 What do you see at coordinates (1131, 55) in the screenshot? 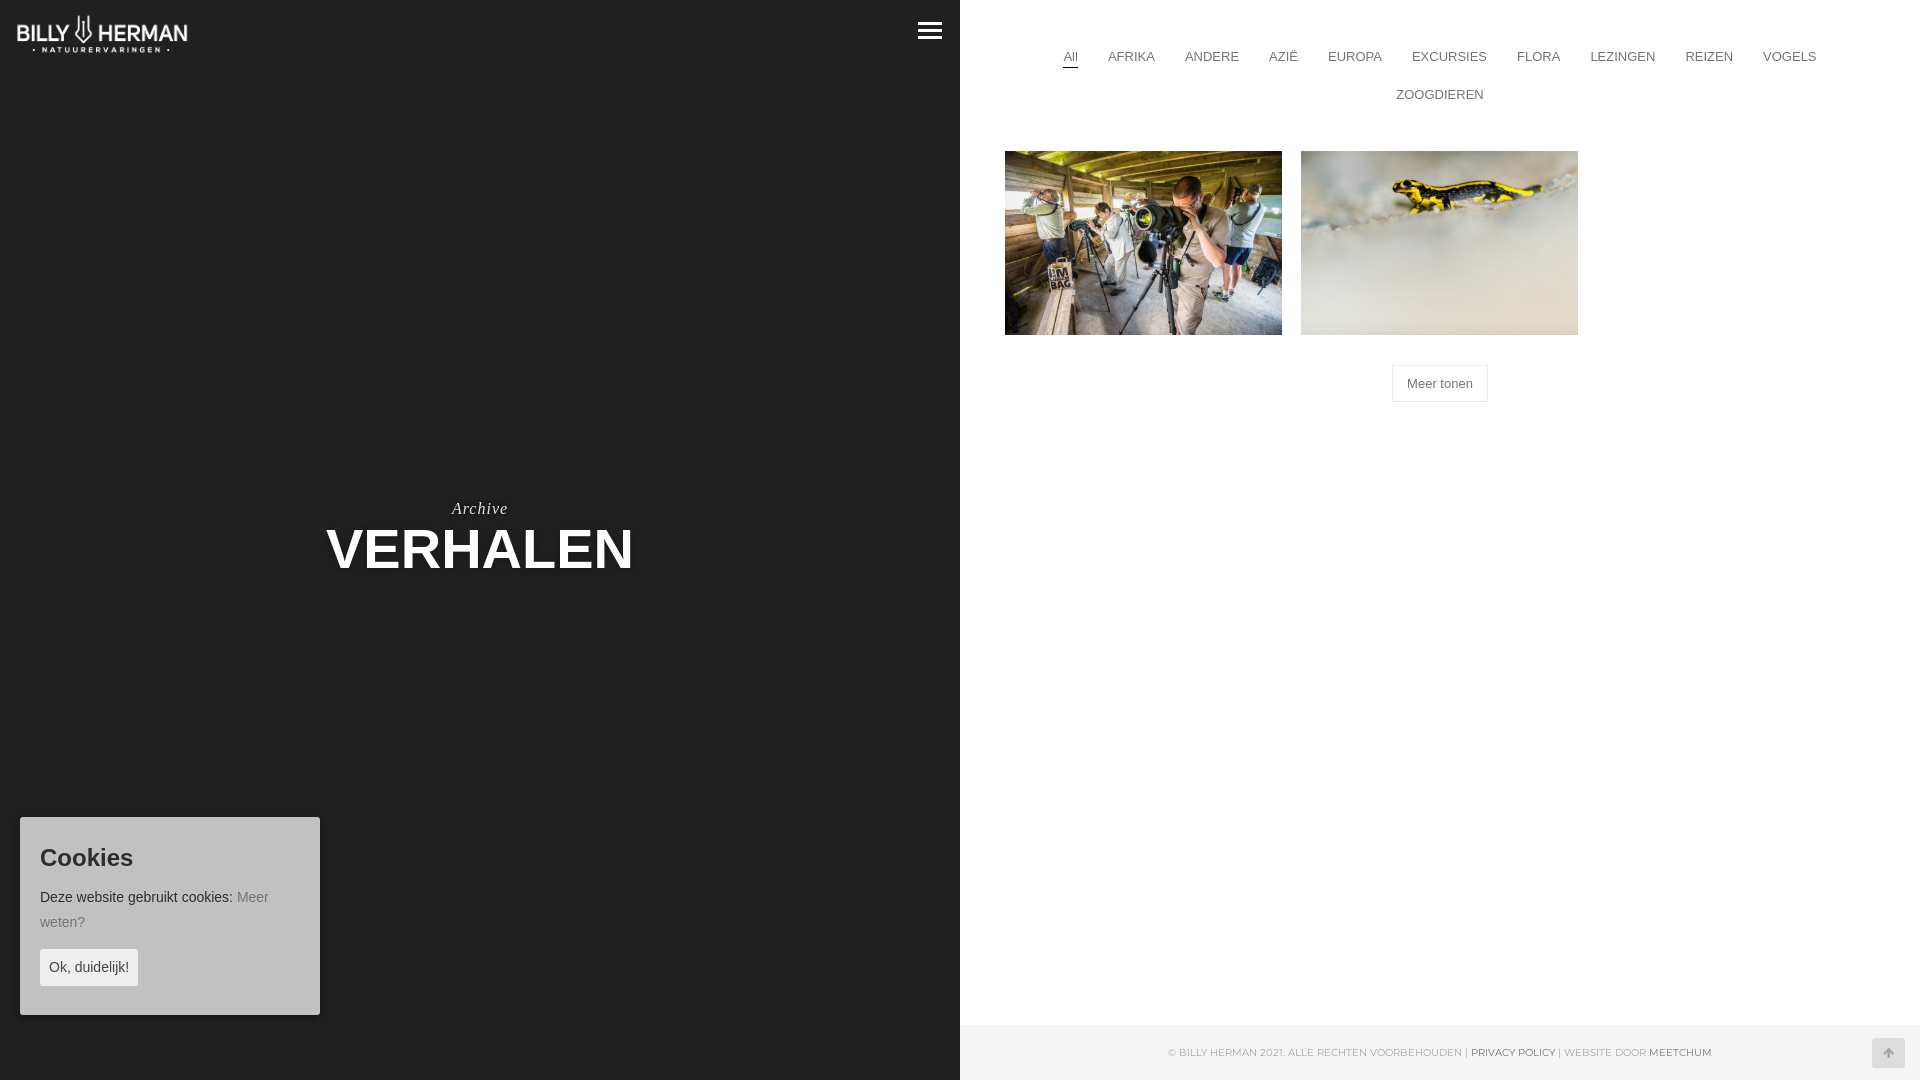
I see `'AFRIKA'` at bounding box center [1131, 55].